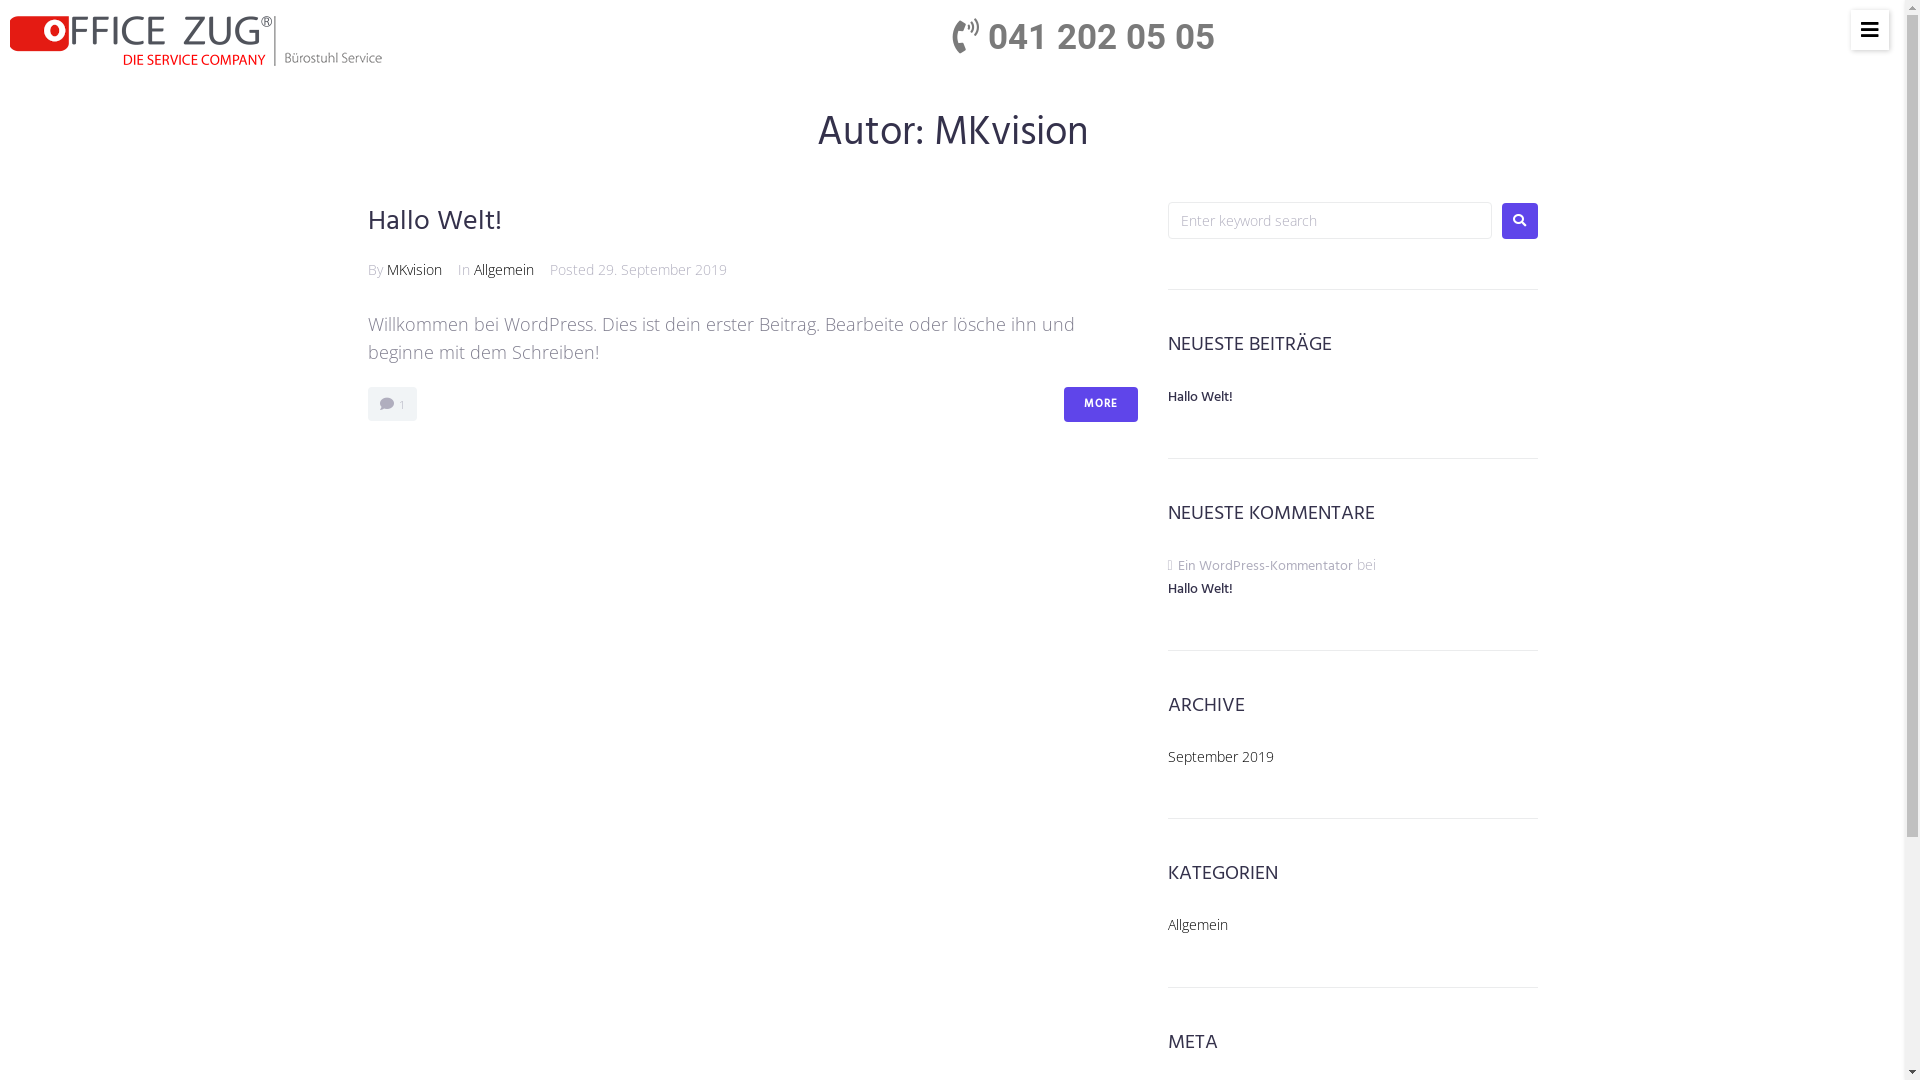 This screenshot has height=1080, width=1920. I want to click on 'Ein WordPress-Kommentator', so click(1264, 566).